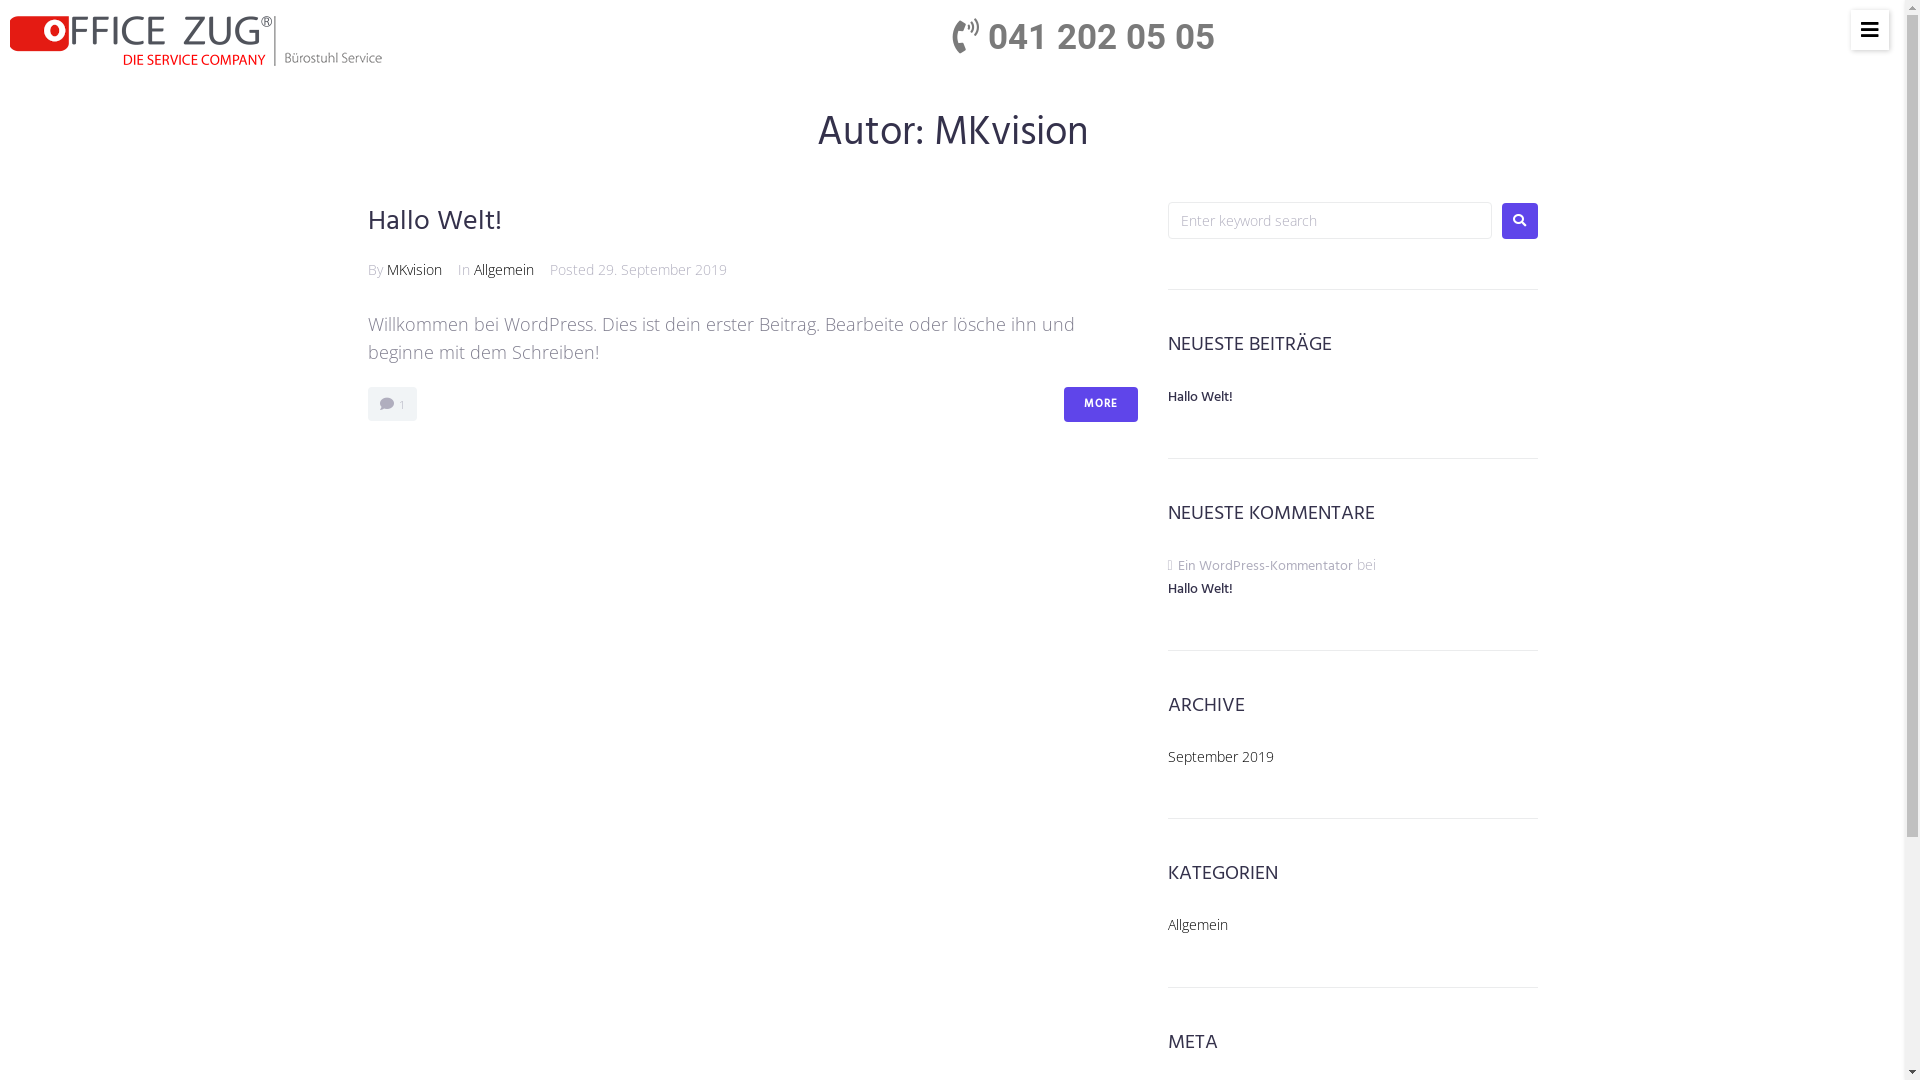 This screenshot has height=1080, width=1920. I want to click on 'Ein WordPress-Kommentator', so click(1264, 566).